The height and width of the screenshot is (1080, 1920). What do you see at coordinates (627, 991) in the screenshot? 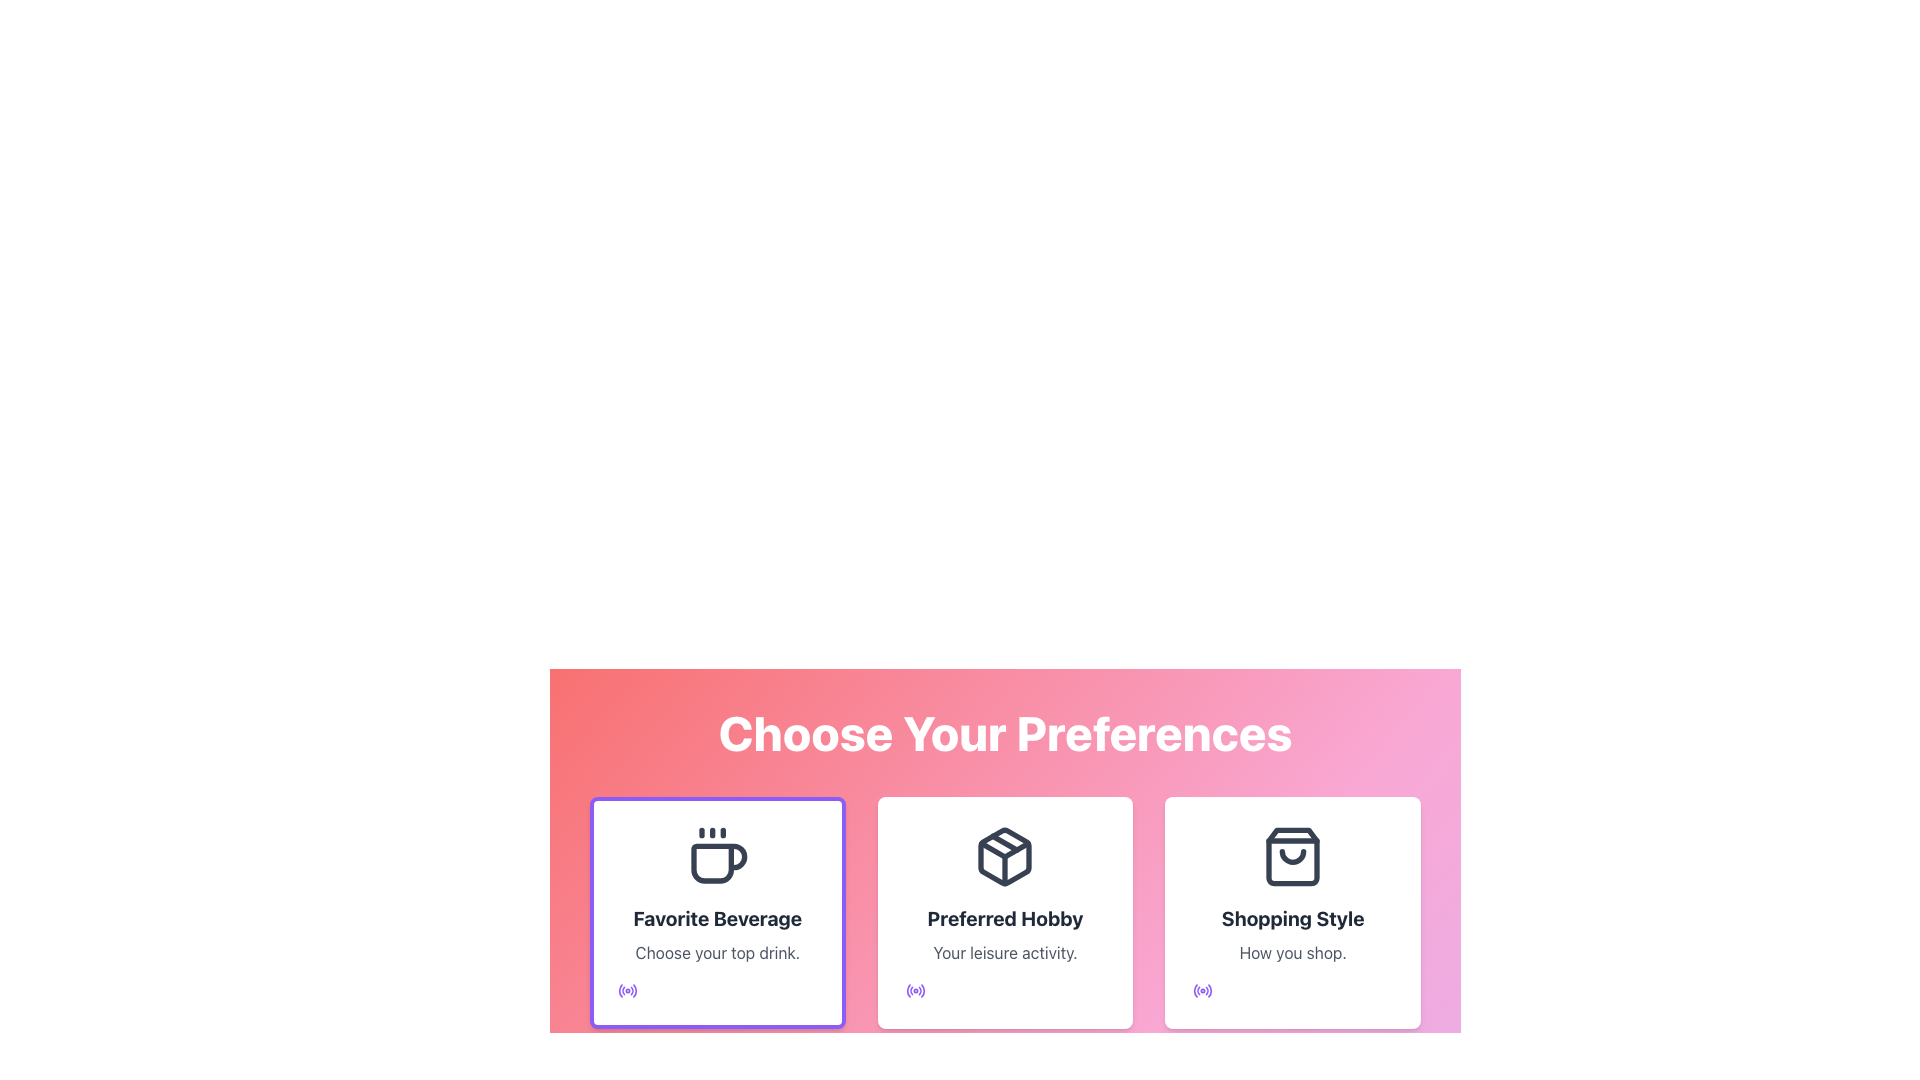
I see `the circular radio button with purple accents within the 'Favorite Beverage' card` at bounding box center [627, 991].